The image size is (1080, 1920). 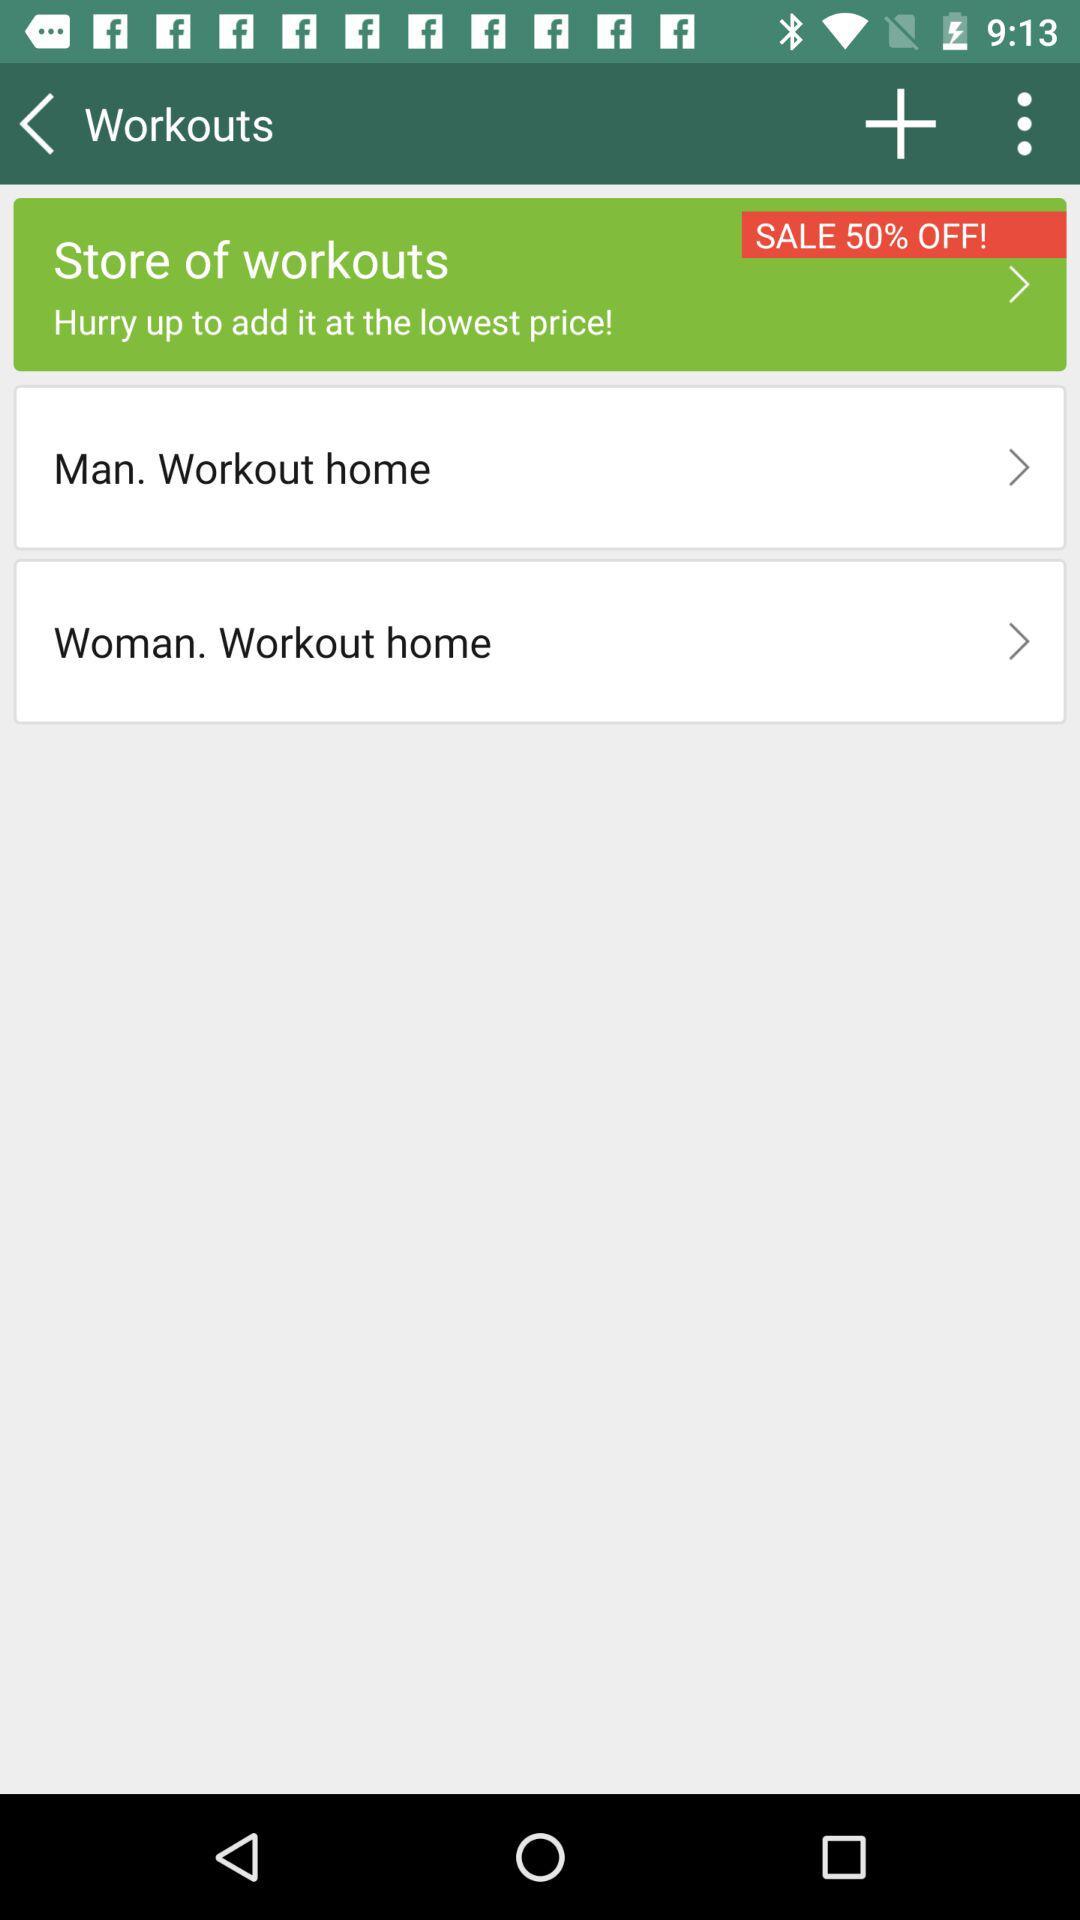 I want to click on the more icon, so click(x=1031, y=122).